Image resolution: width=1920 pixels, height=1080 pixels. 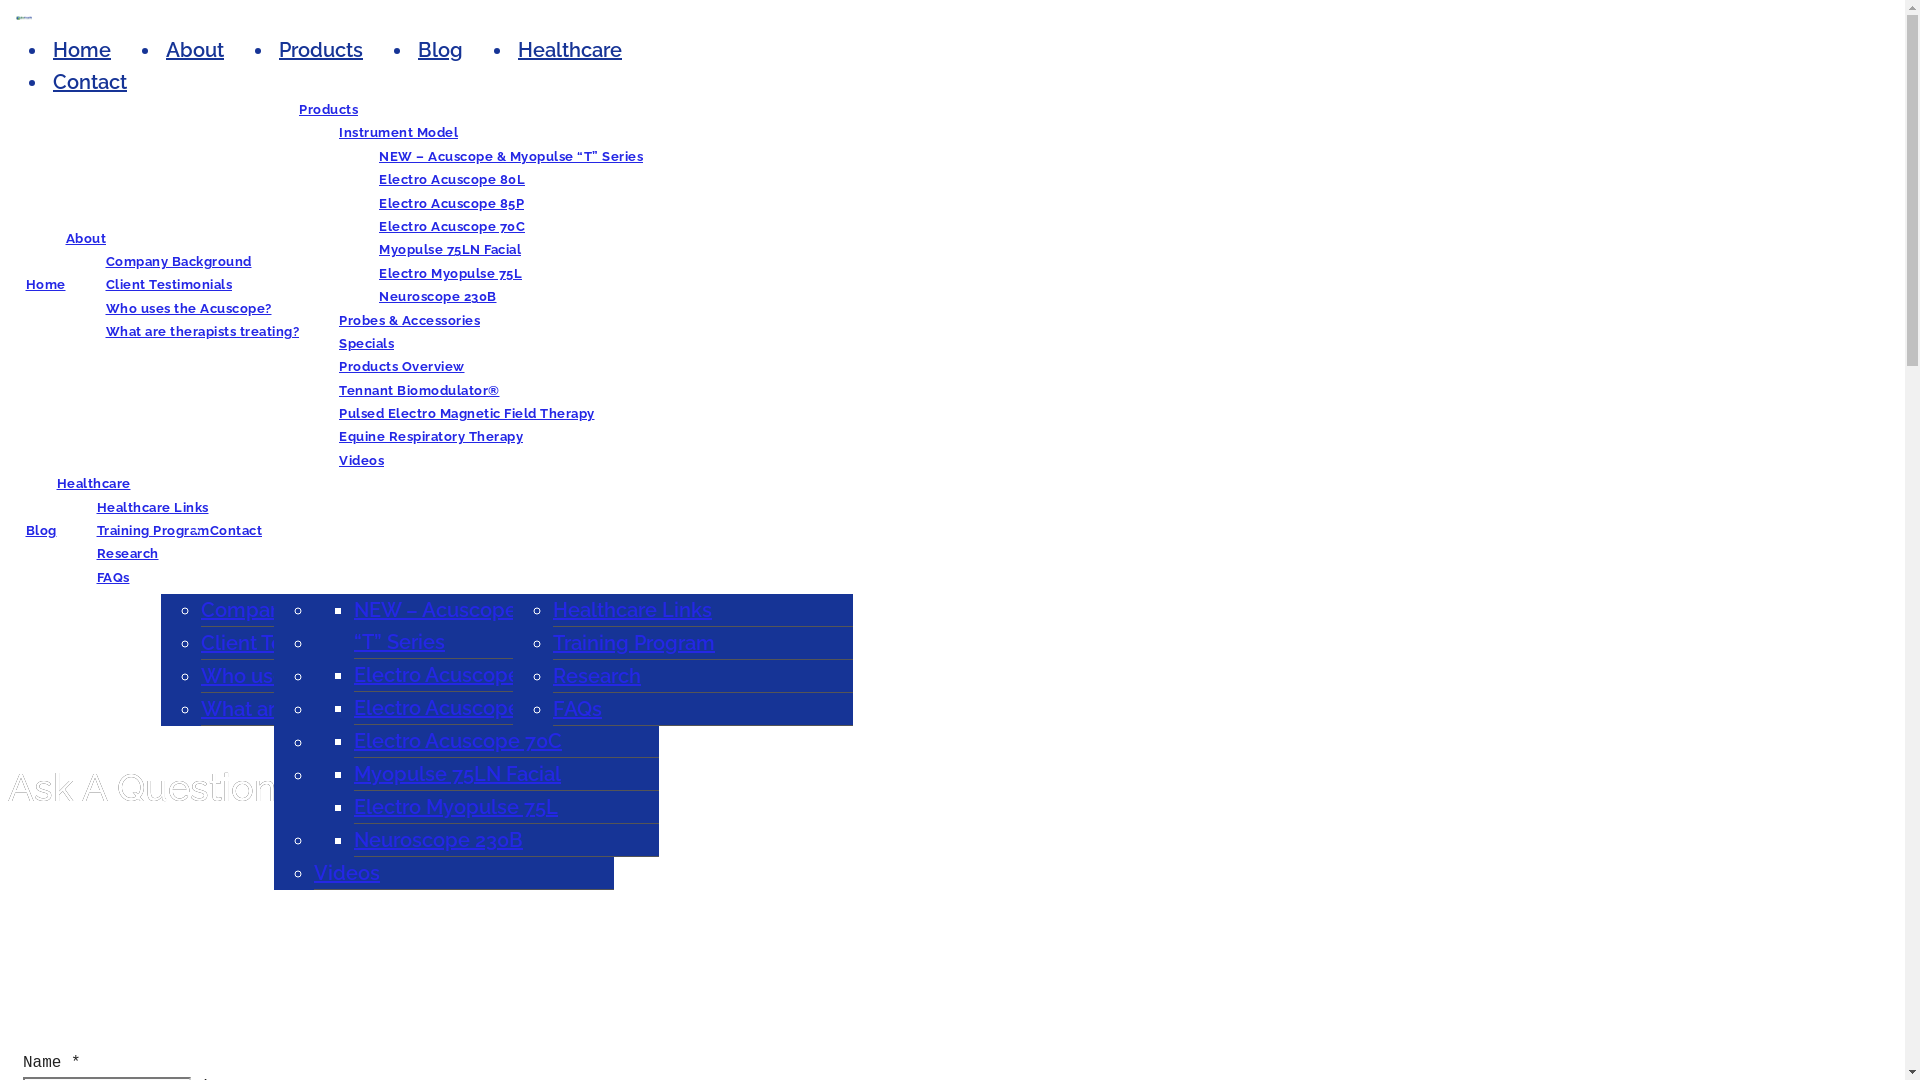 I want to click on 'Electro Acuscope 70C', so click(x=456, y=740).